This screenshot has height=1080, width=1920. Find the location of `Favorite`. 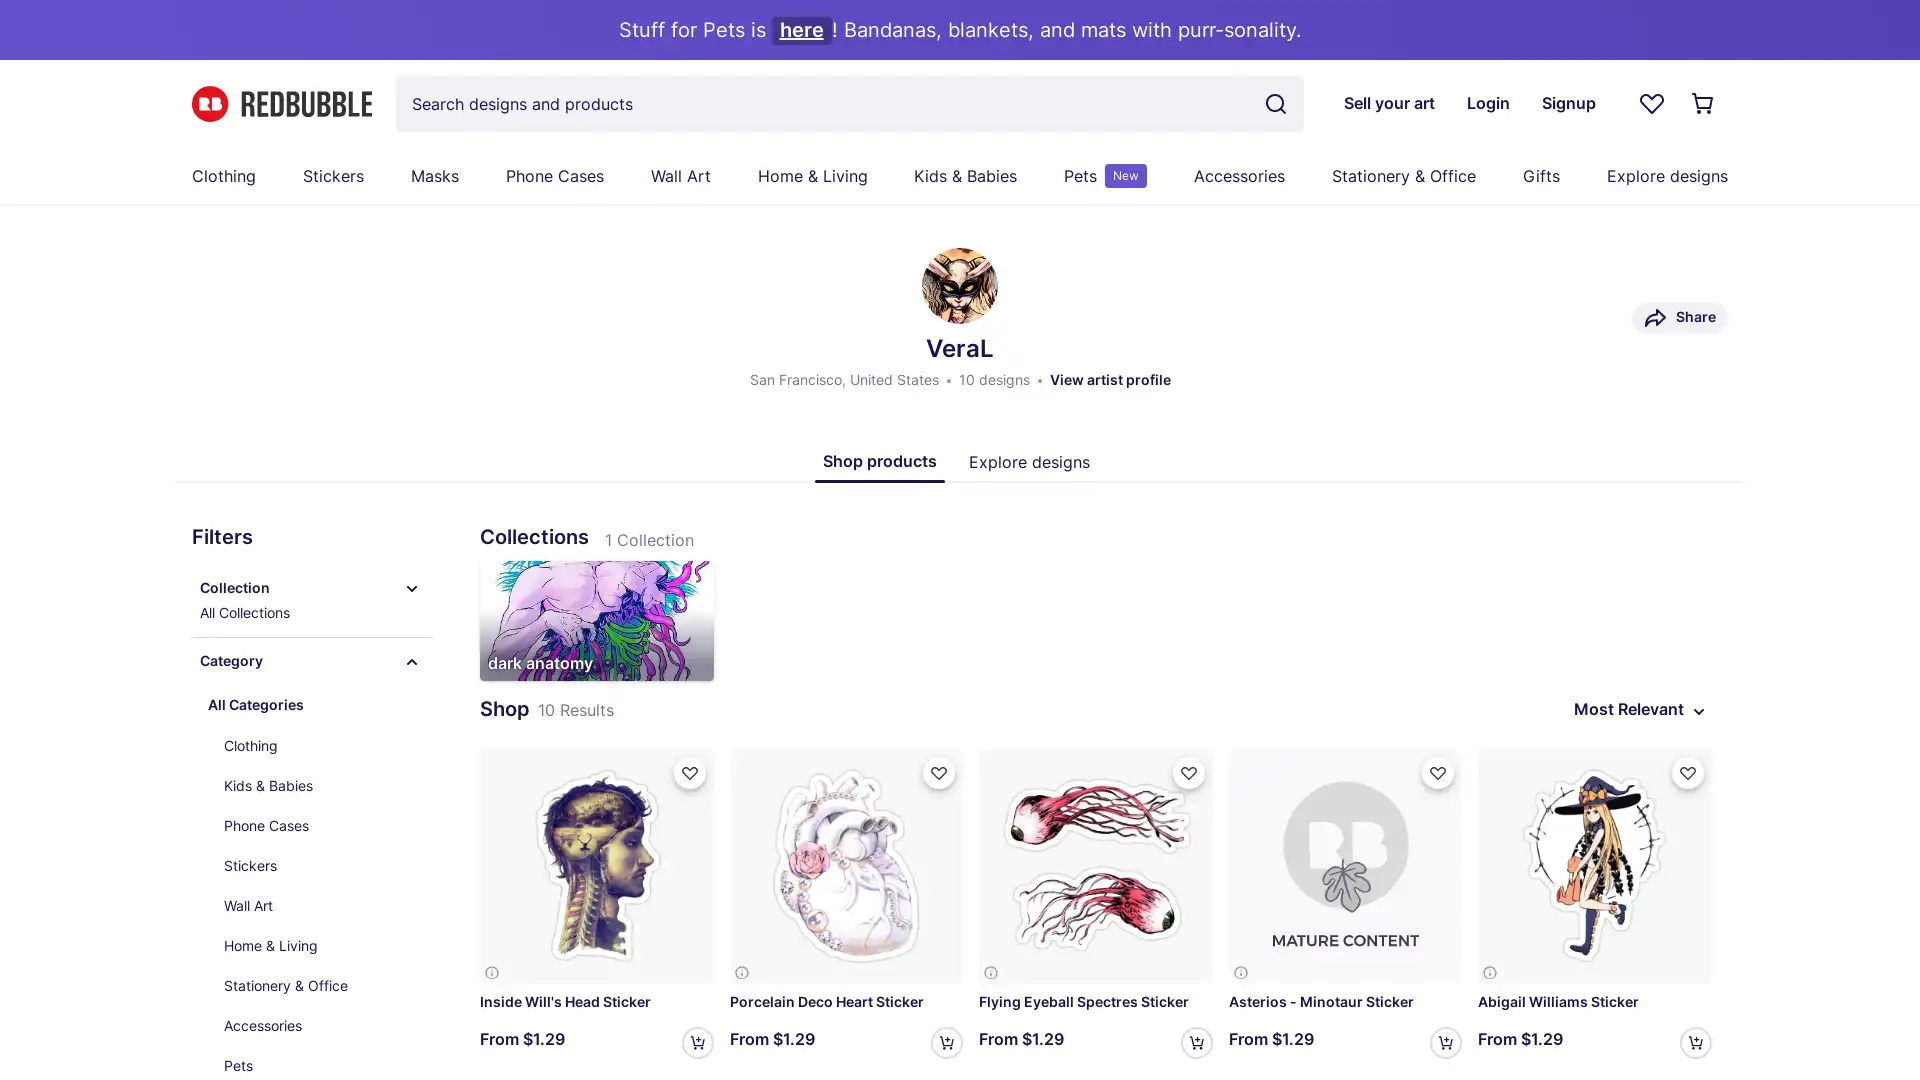

Favorite is located at coordinates (689, 771).